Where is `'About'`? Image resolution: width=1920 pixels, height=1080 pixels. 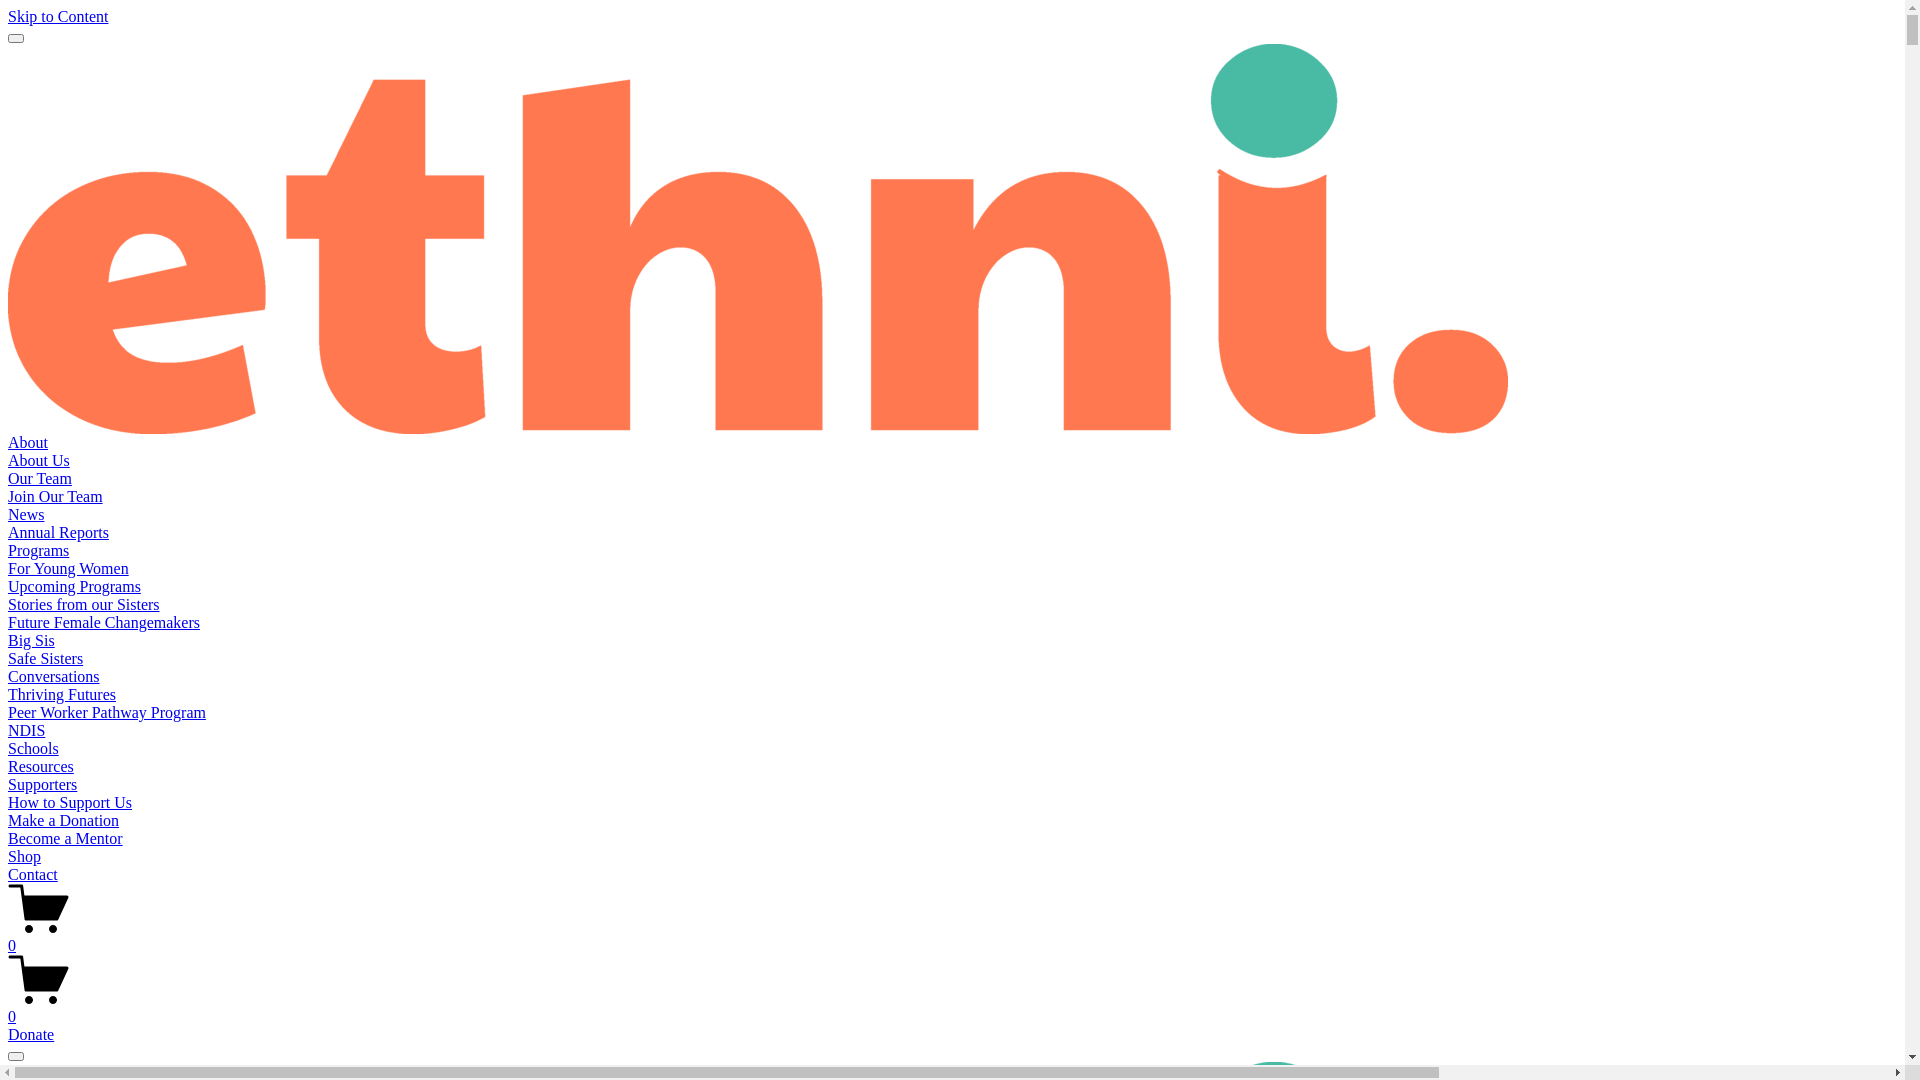 'About' is located at coordinates (28, 441).